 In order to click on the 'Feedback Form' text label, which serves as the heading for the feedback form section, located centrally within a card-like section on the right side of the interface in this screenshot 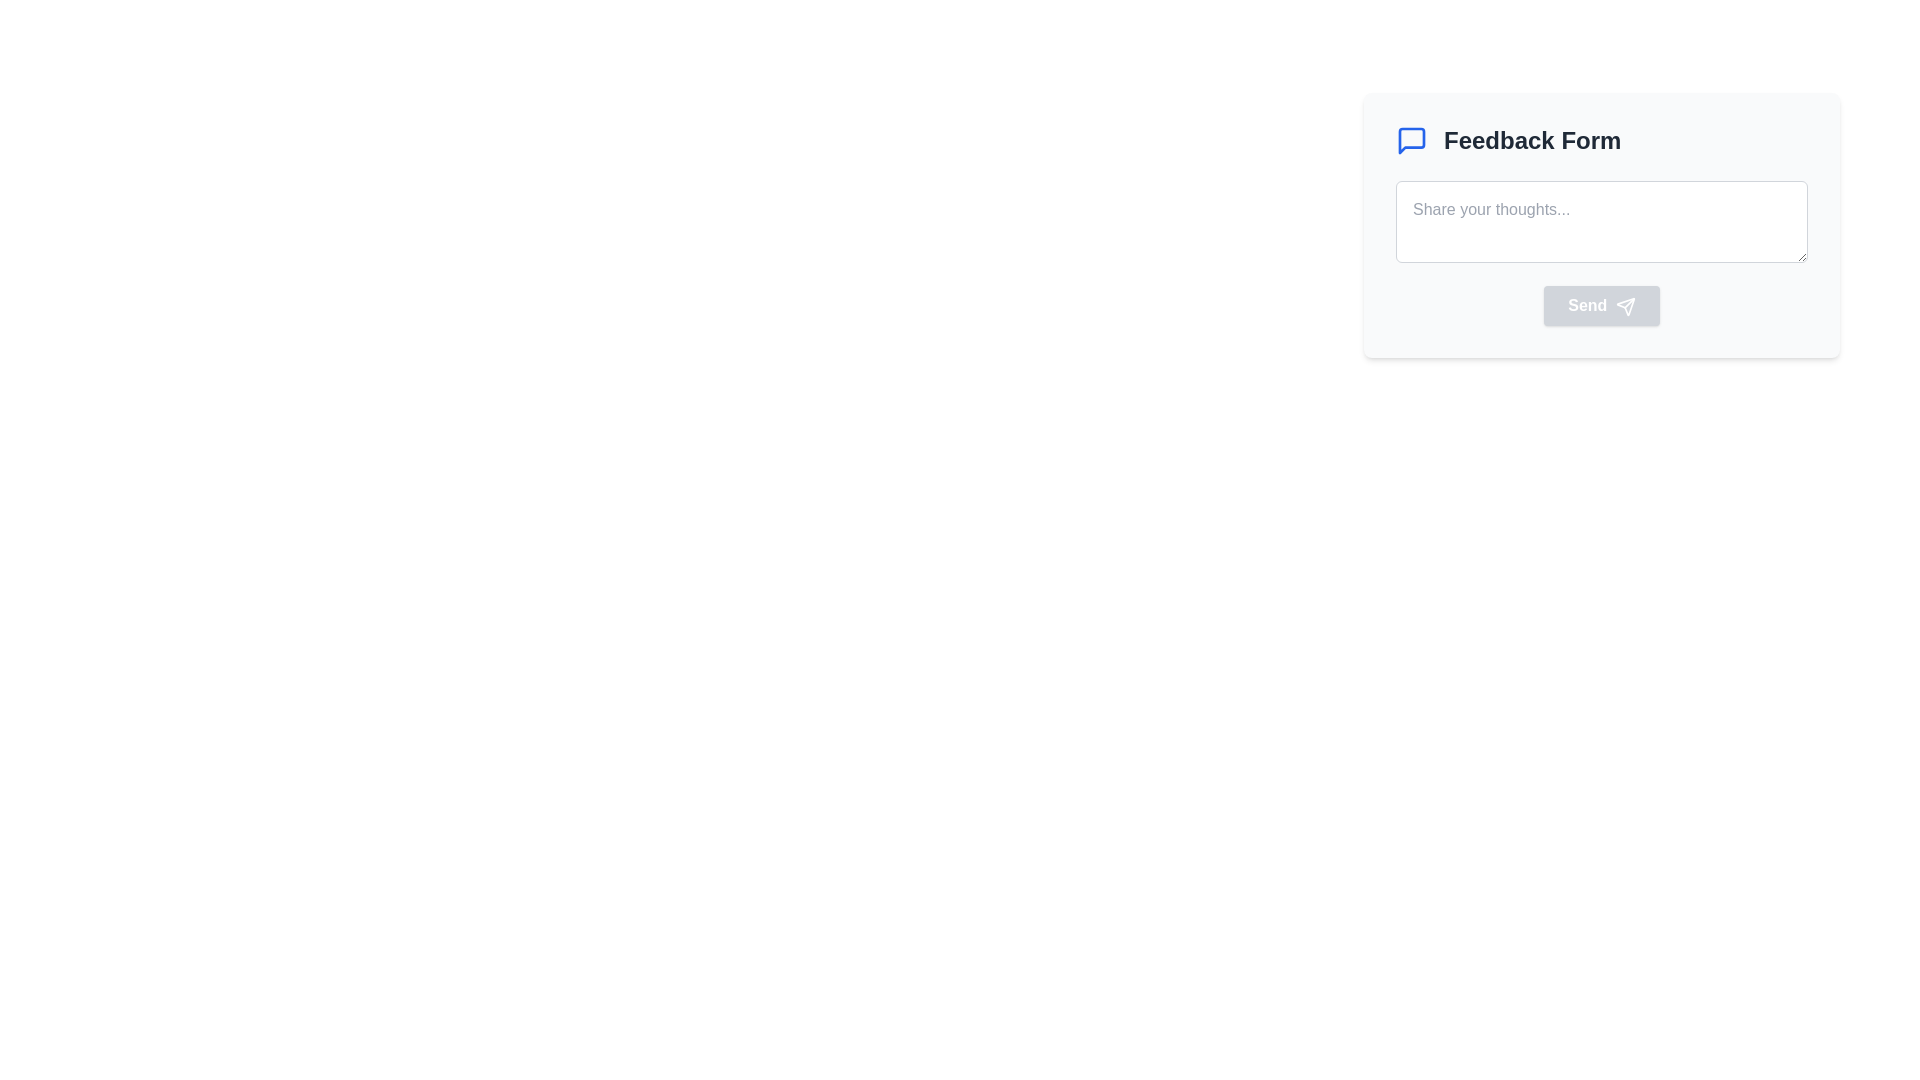, I will do `click(1531, 140)`.